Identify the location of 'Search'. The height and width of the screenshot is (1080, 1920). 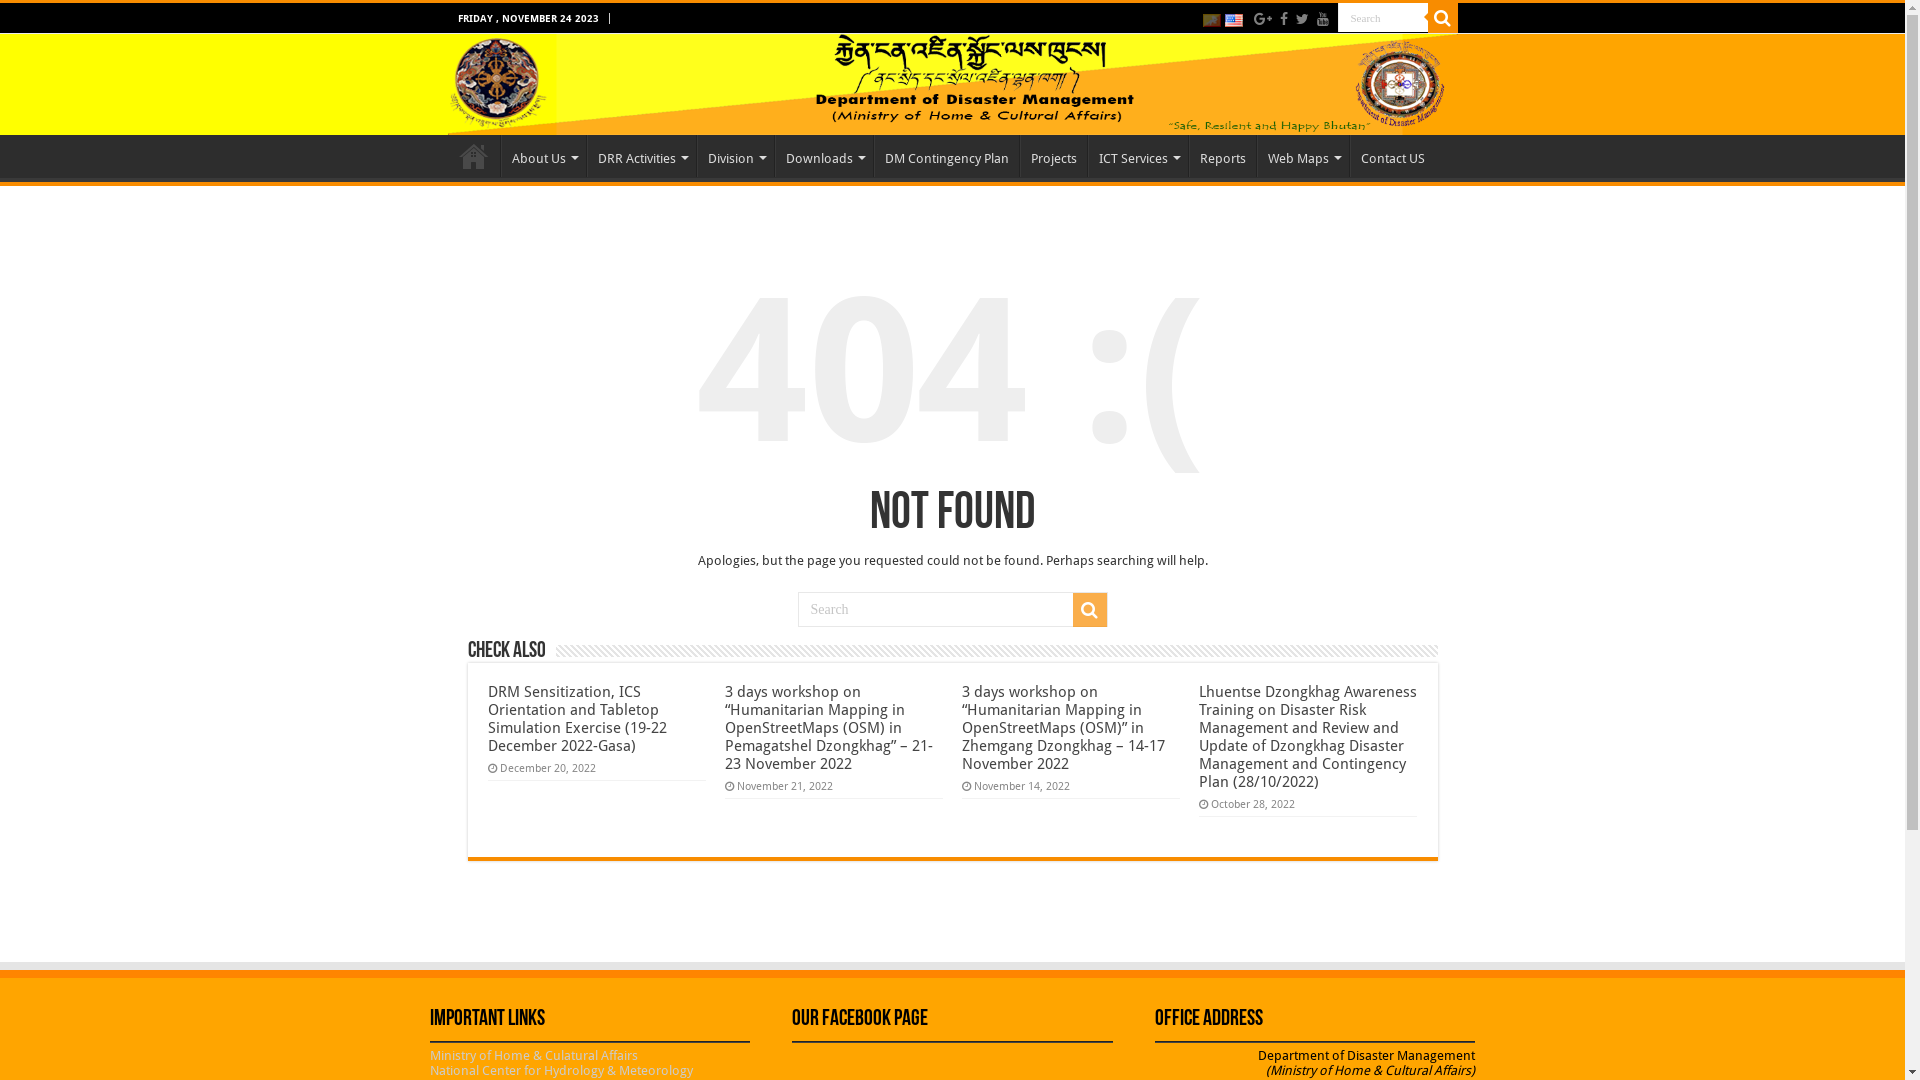
(1338, 17).